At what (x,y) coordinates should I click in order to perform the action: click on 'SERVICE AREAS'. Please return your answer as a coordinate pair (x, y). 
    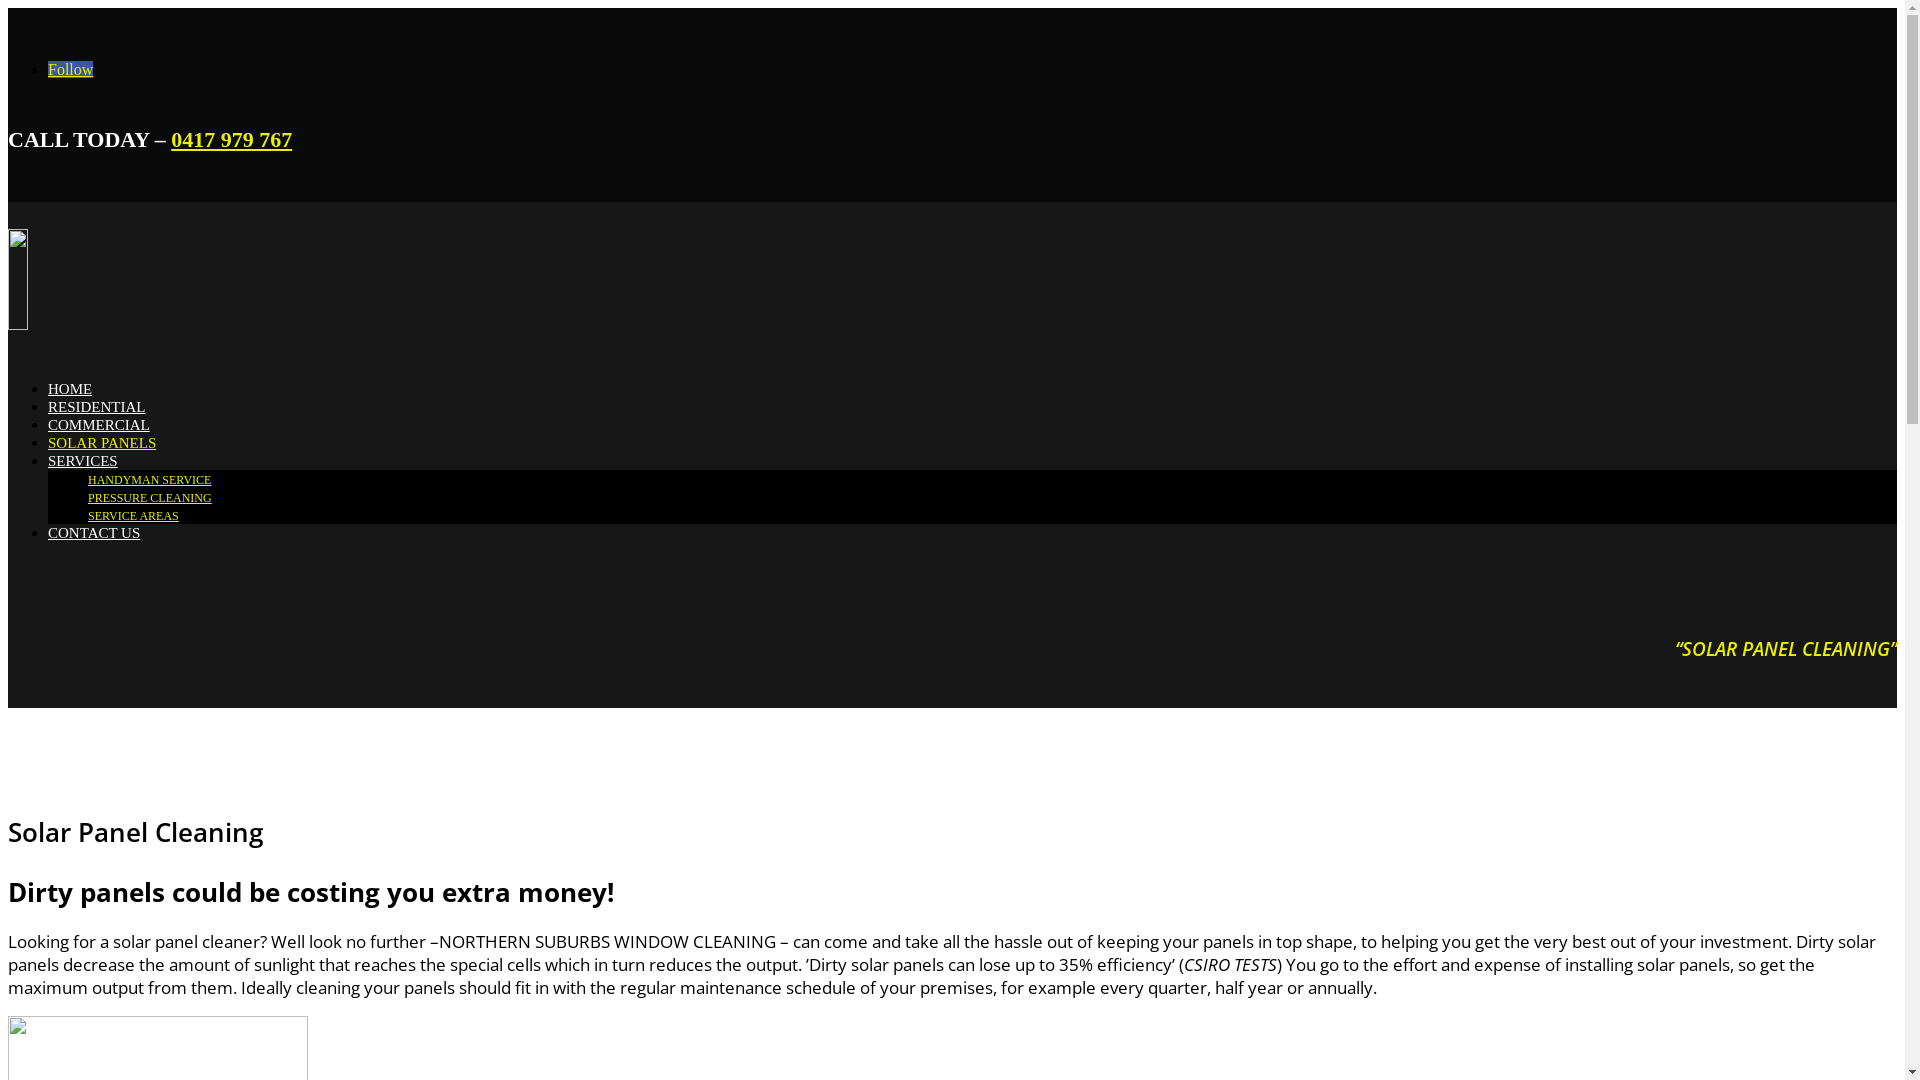
    Looking at the image, I should click on (132, 515).